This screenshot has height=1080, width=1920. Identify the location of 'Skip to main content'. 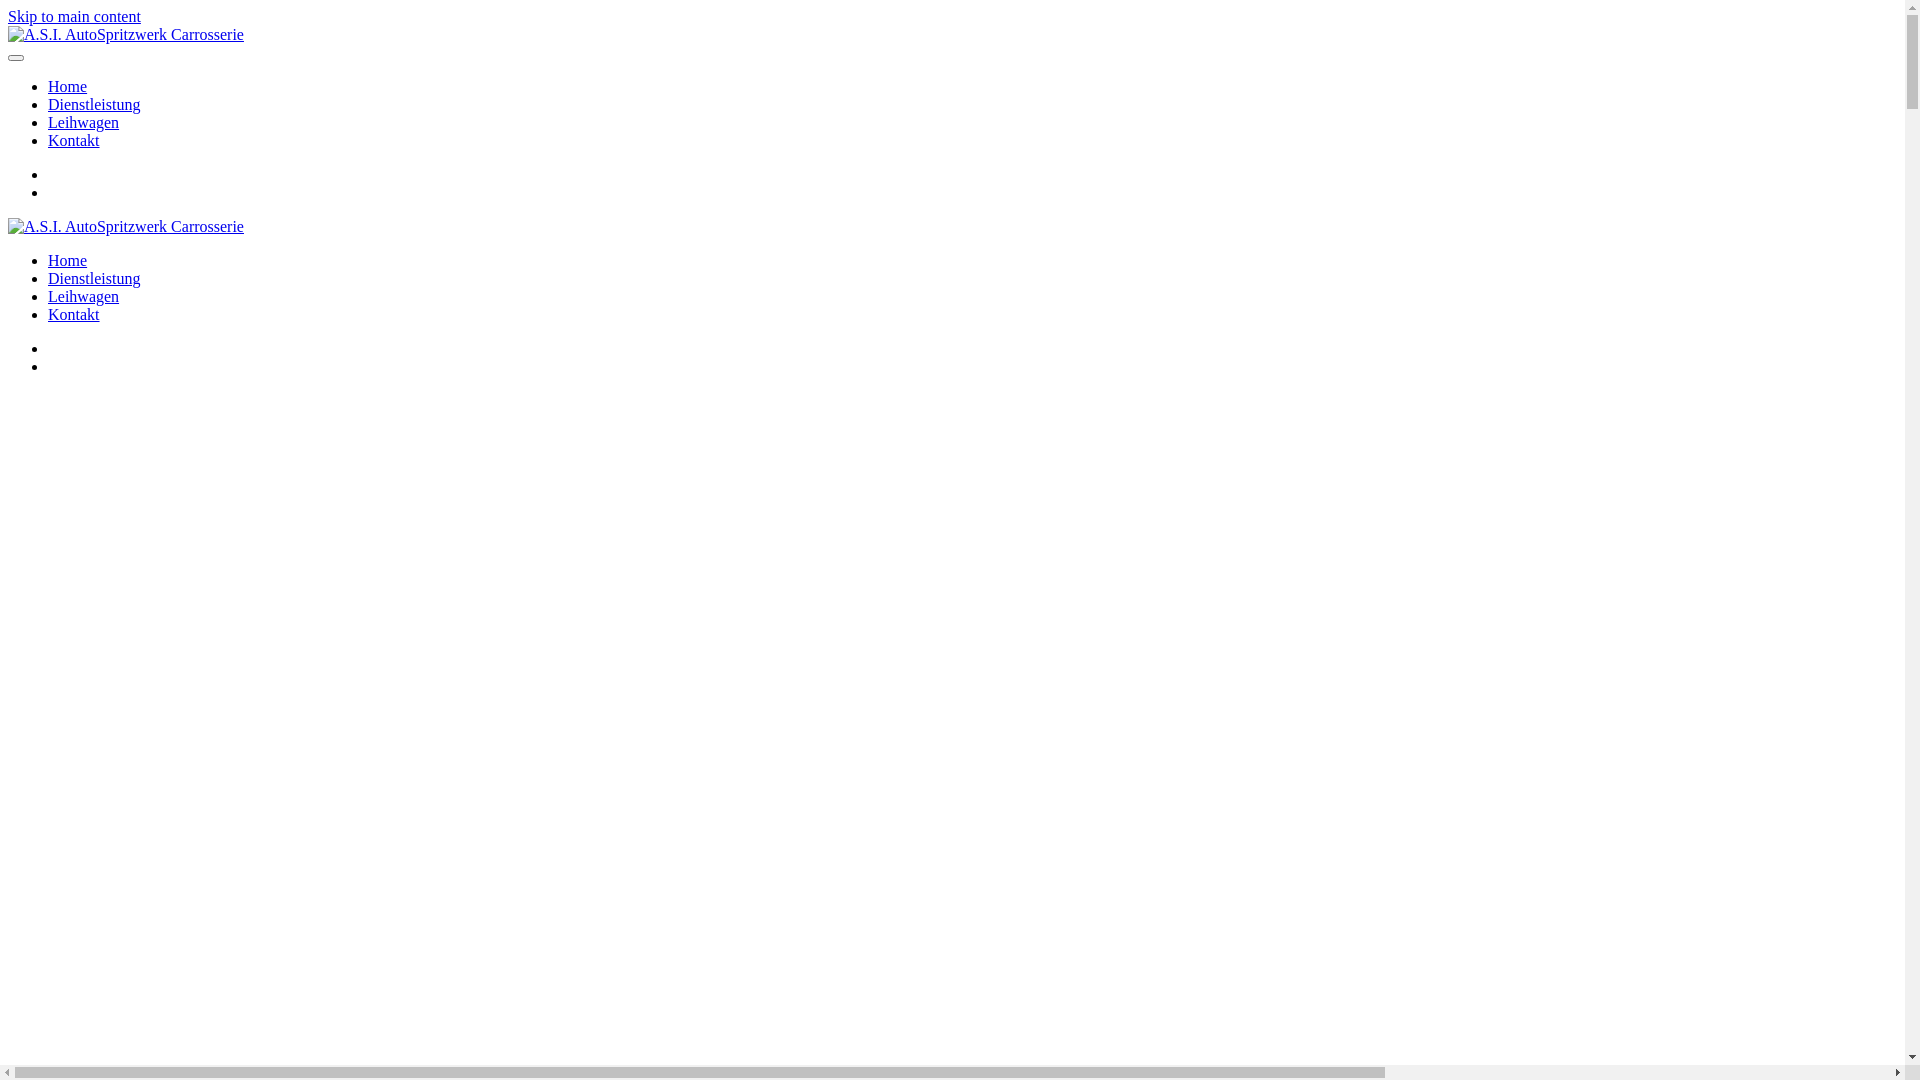
(74, 16).